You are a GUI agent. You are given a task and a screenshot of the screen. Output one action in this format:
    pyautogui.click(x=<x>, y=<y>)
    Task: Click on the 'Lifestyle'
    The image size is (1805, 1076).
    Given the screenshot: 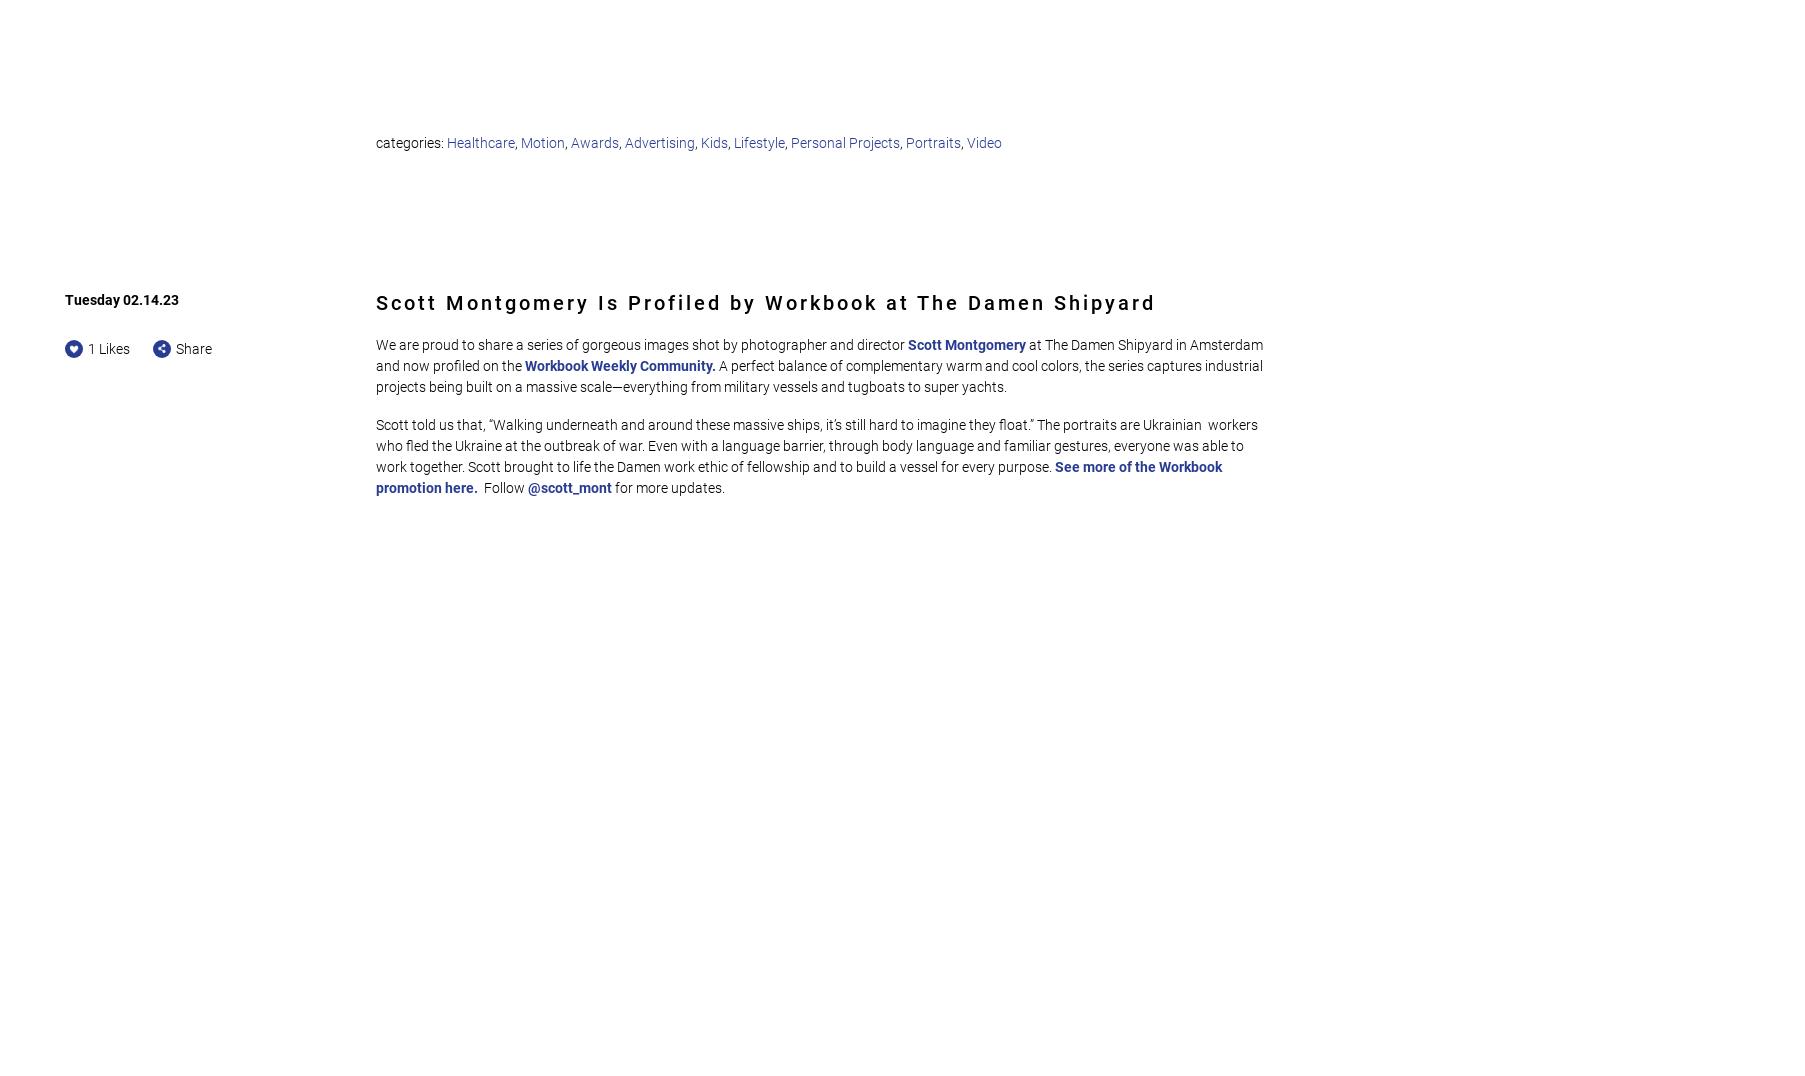 What is the action you would take?
    pyautogui.click(x=758, y=142)
    